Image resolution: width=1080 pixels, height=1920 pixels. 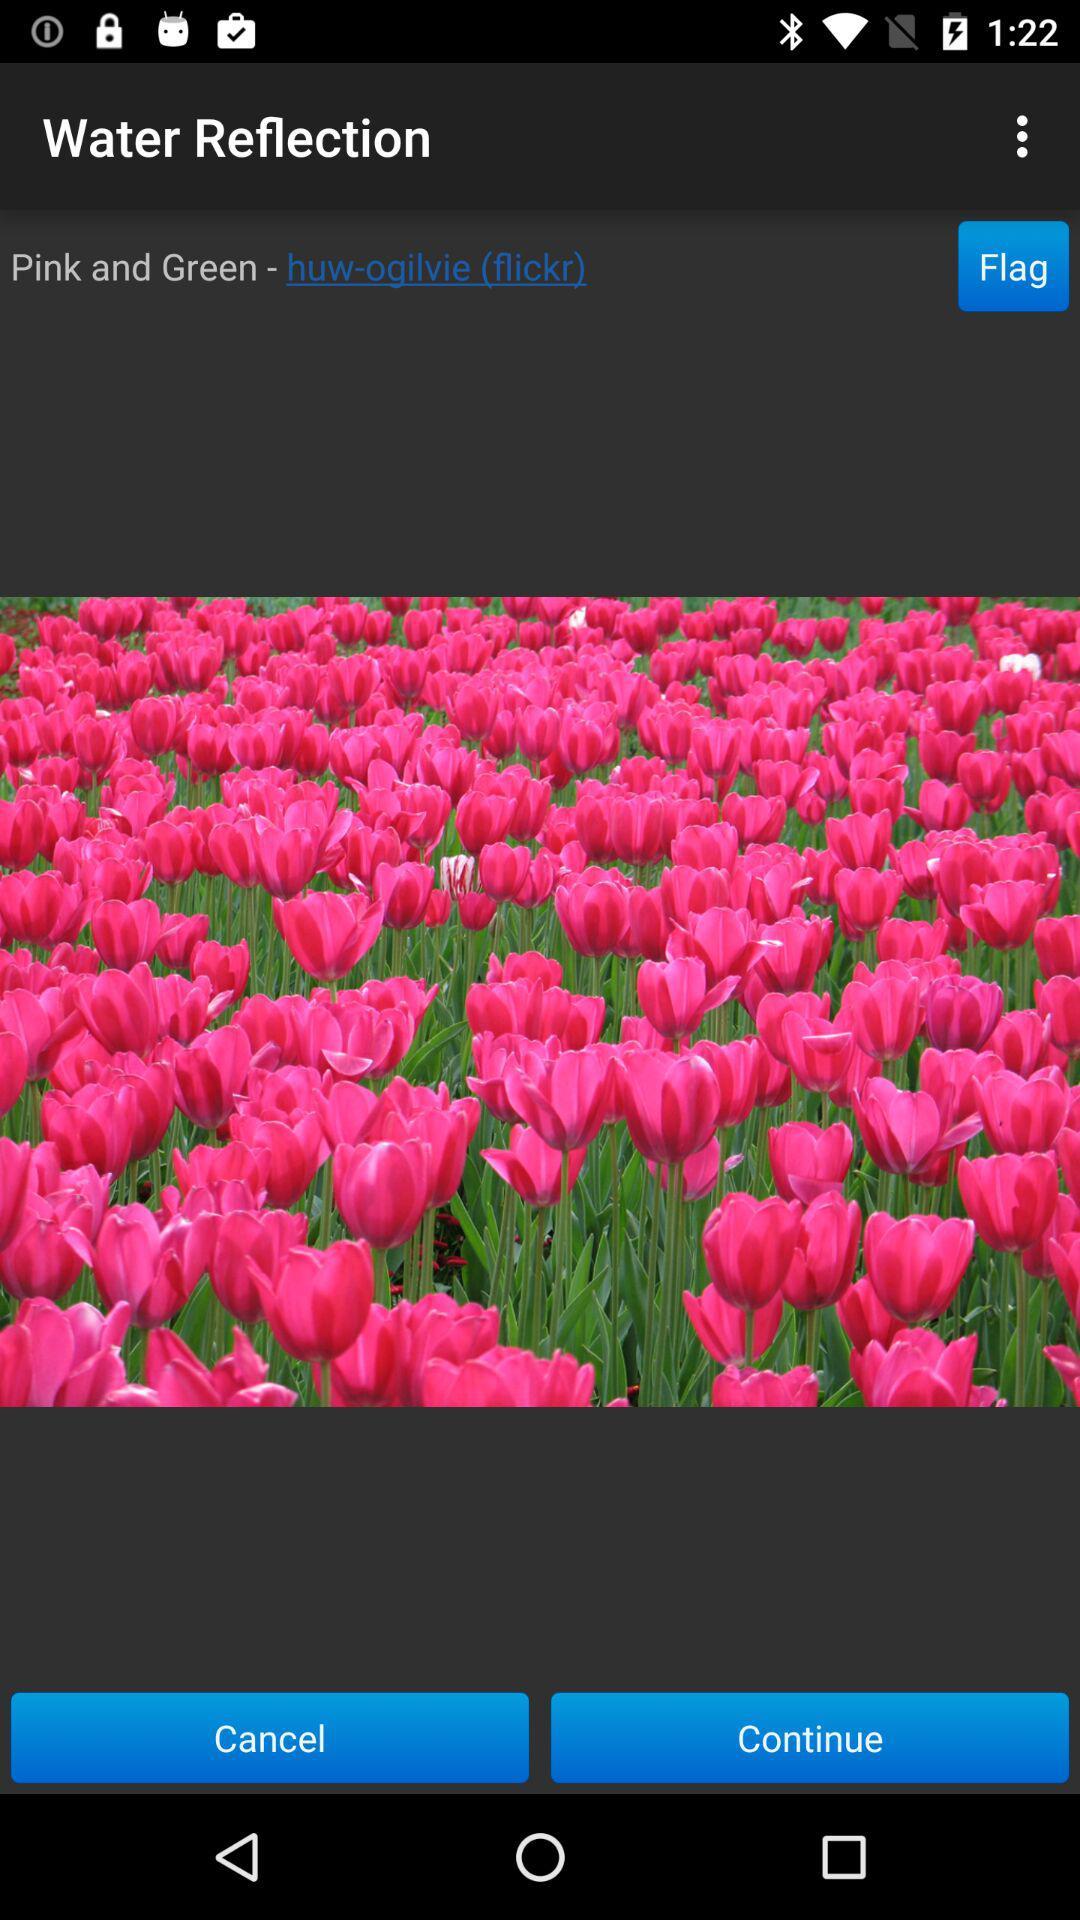 What do you see at coordinates (1013, 265) in the screenshot?
I see `flag` at bounding box center [1013, 265].